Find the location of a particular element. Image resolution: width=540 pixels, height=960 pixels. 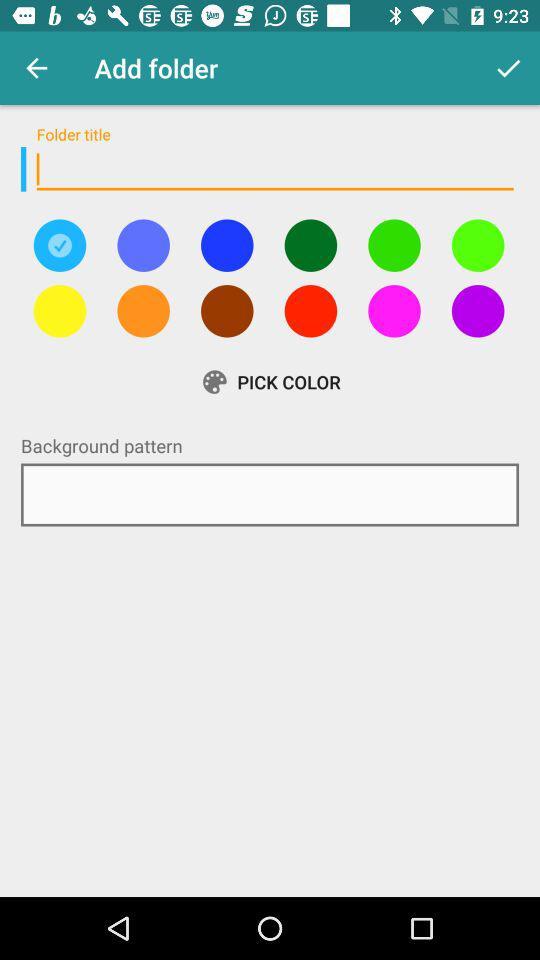

pick color is located at coordinates (226, 244).